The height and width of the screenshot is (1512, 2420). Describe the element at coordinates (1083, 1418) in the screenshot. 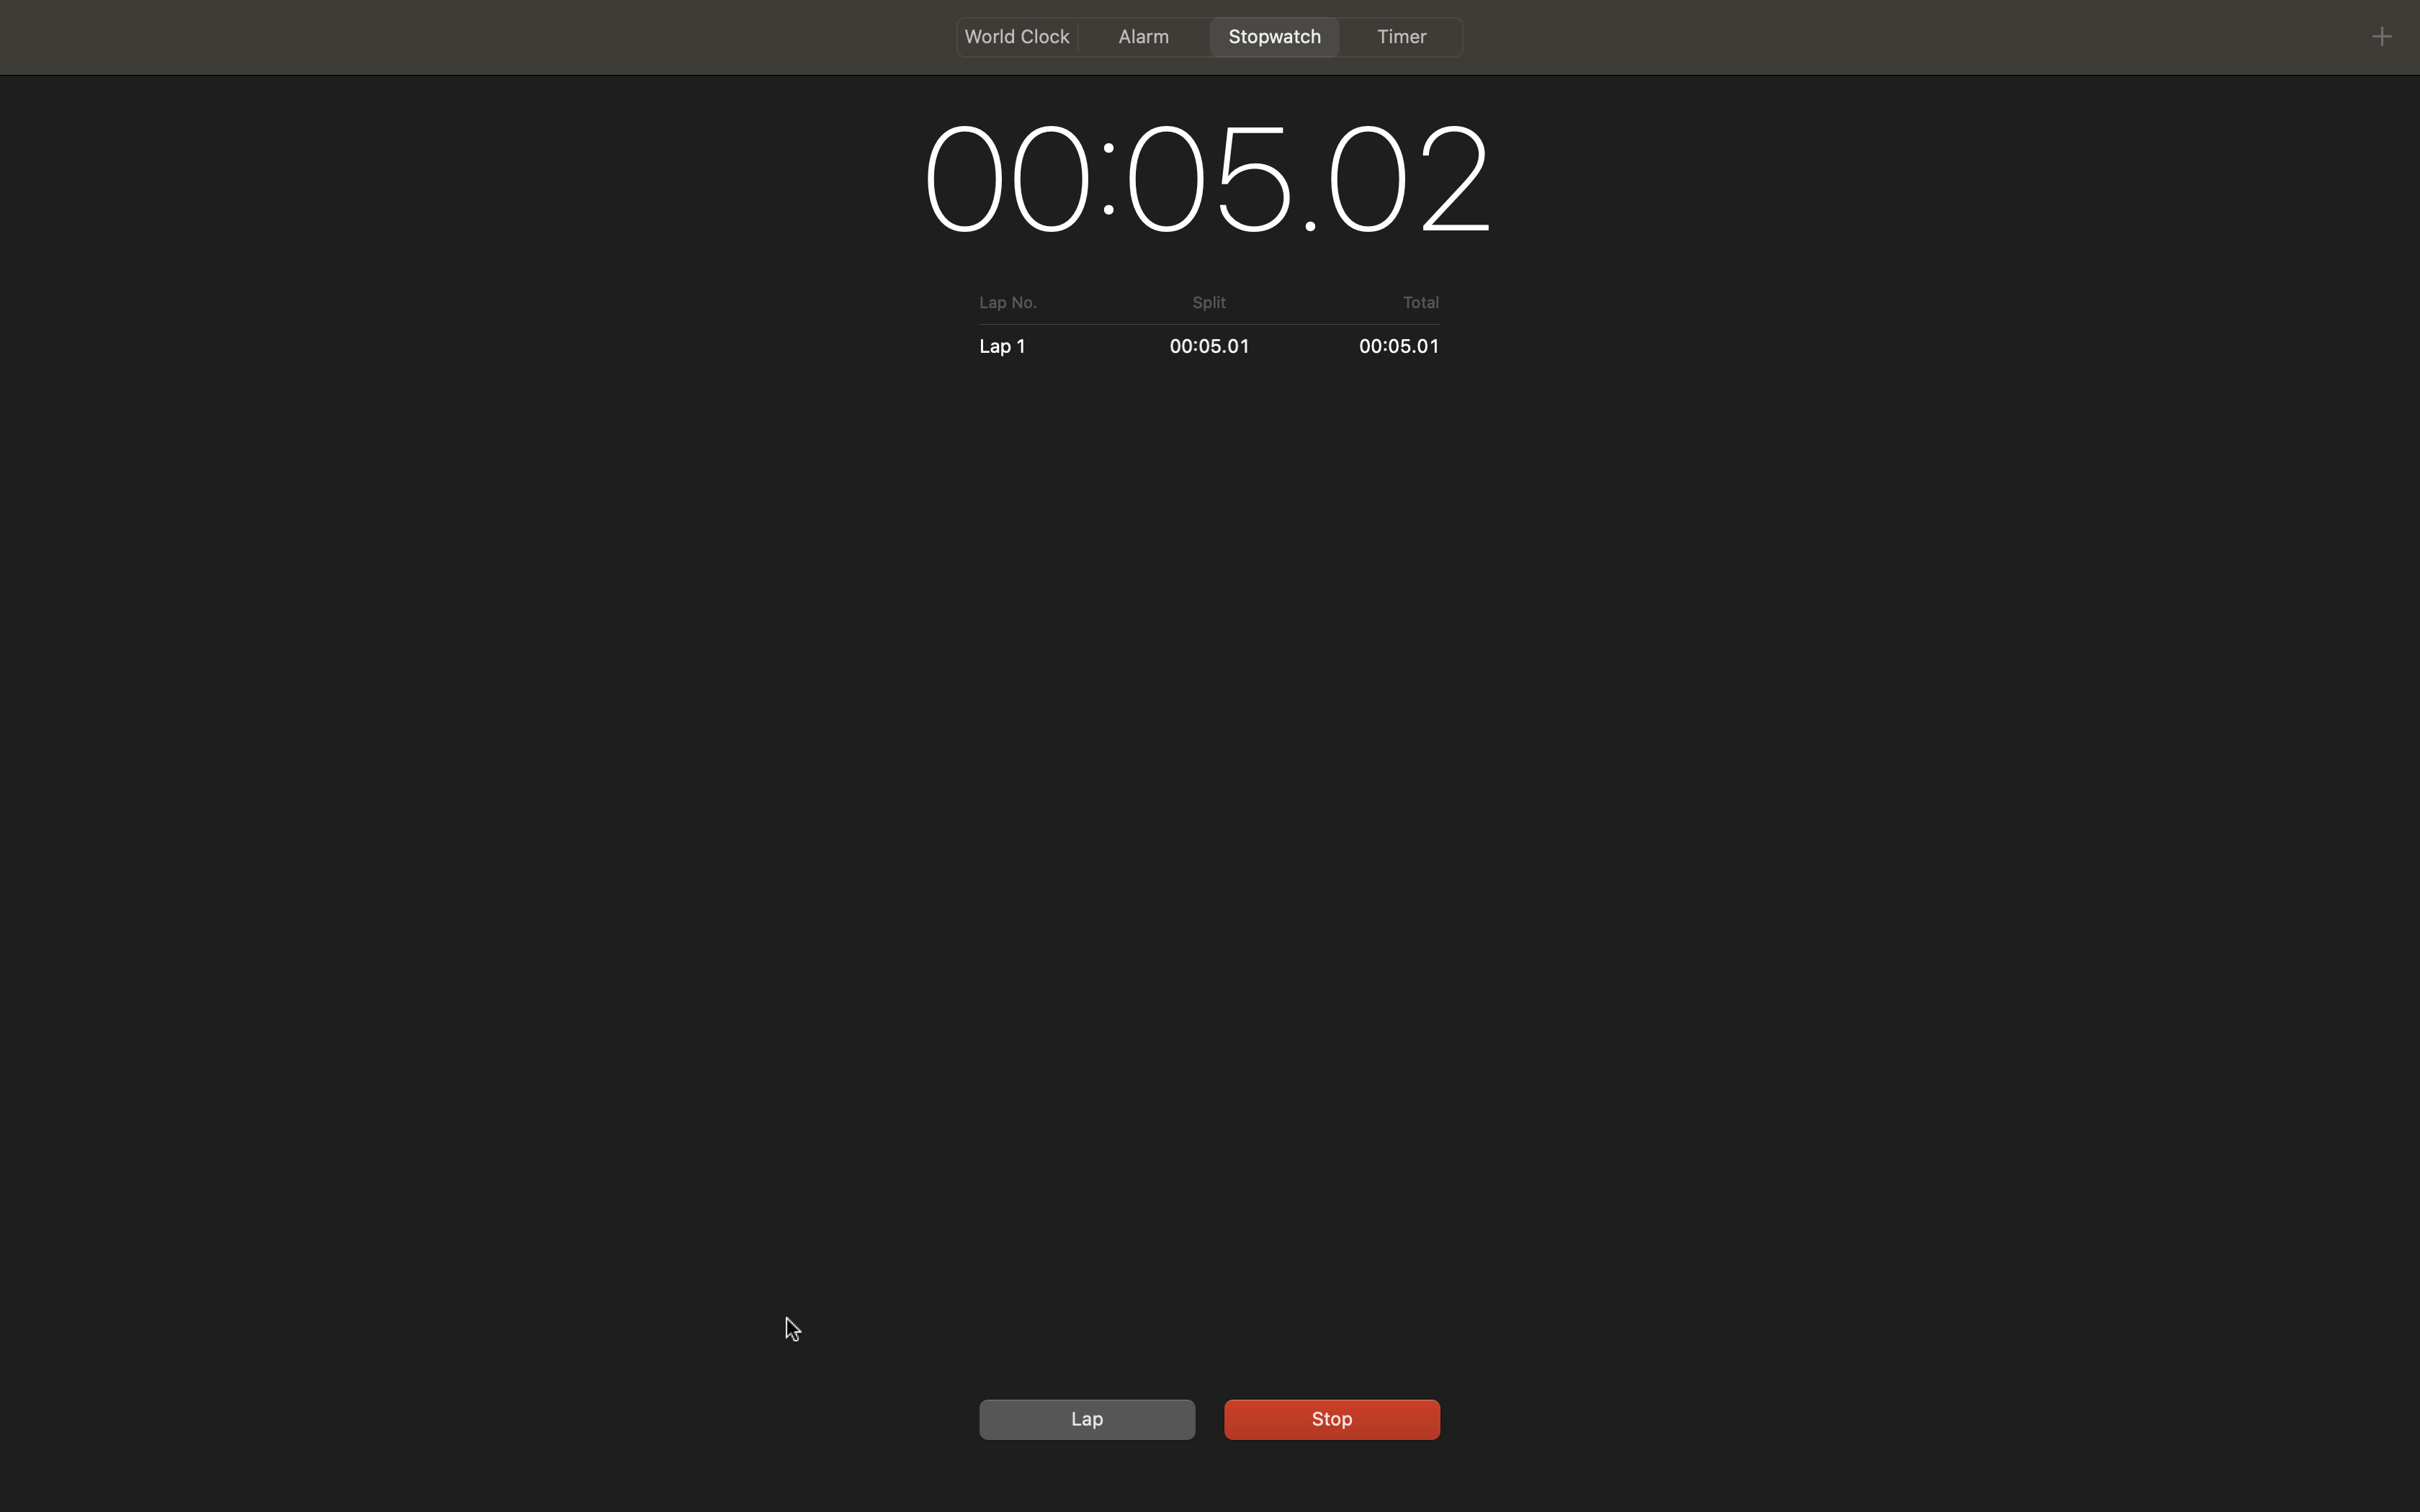

I see `a lap during a run, then stop the stopwatch` at that location.